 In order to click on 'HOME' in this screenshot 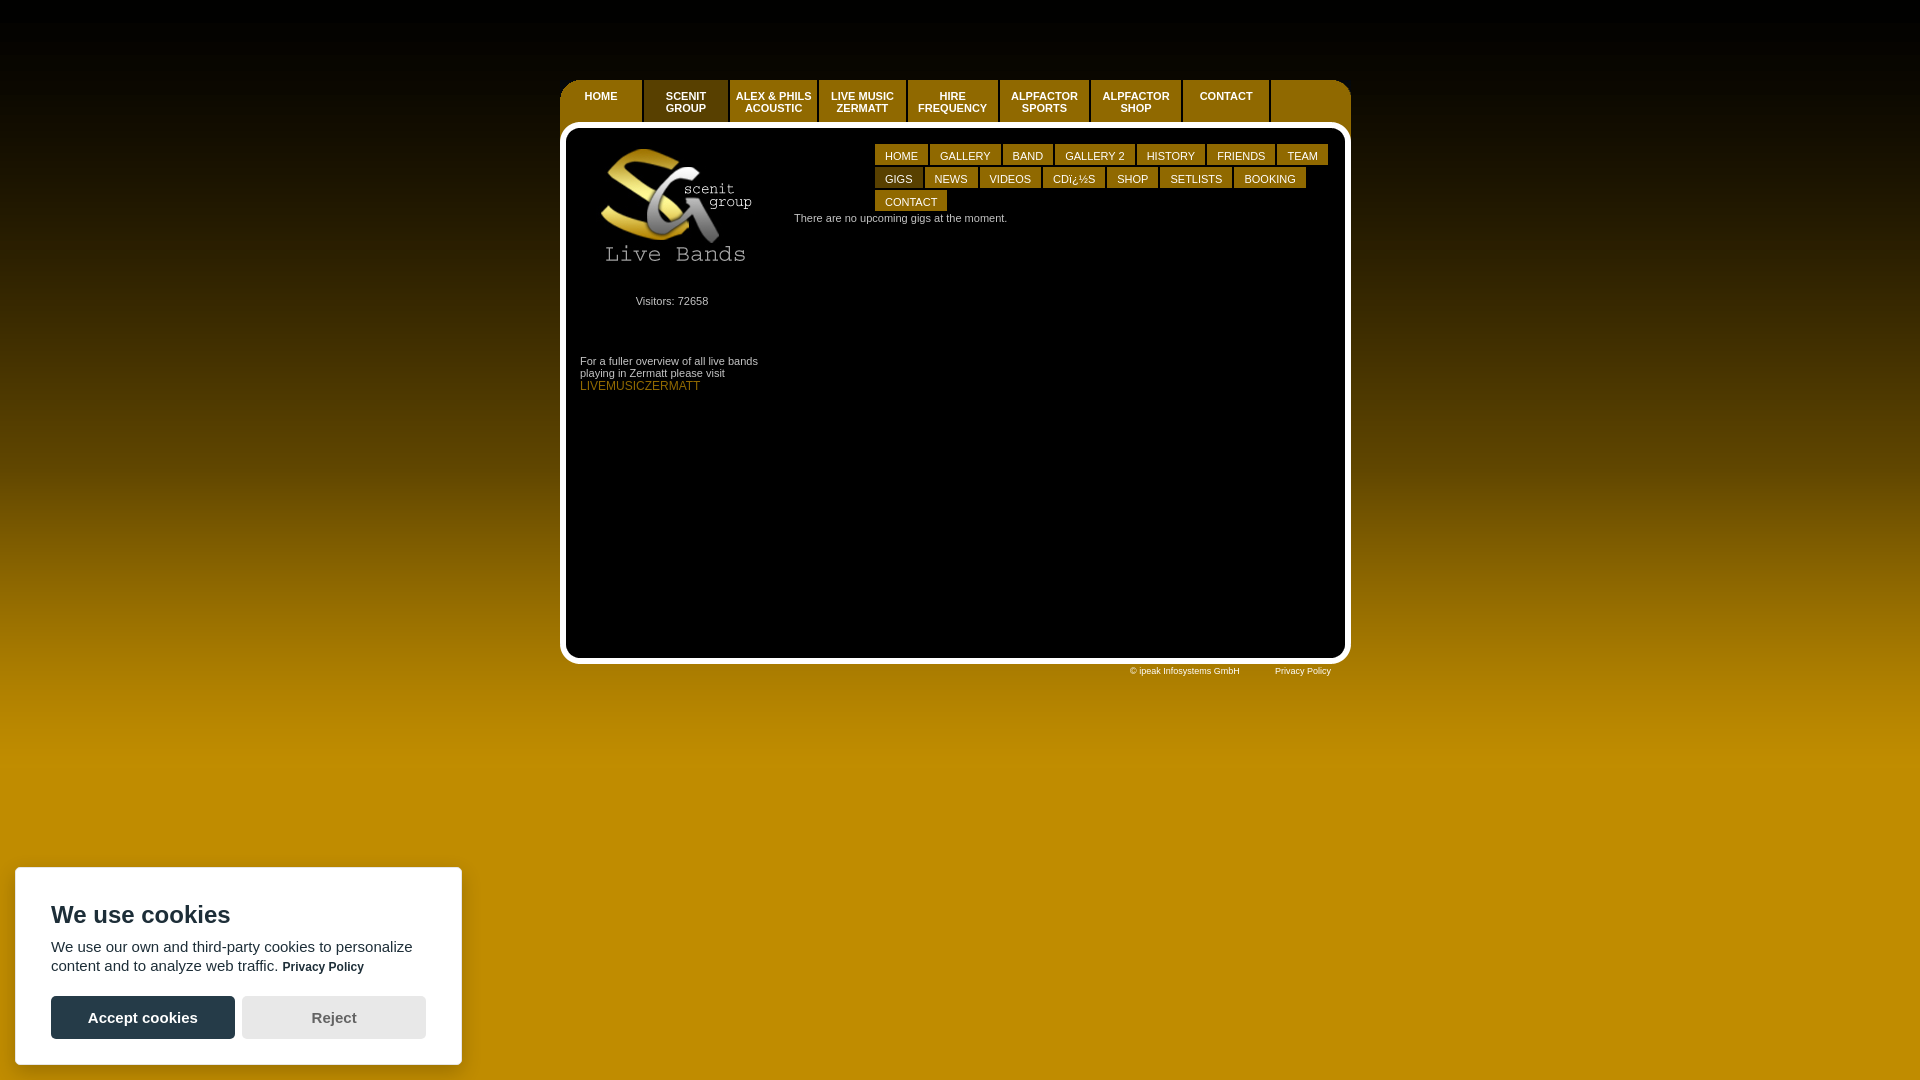, I will do `click(600, 96)`.